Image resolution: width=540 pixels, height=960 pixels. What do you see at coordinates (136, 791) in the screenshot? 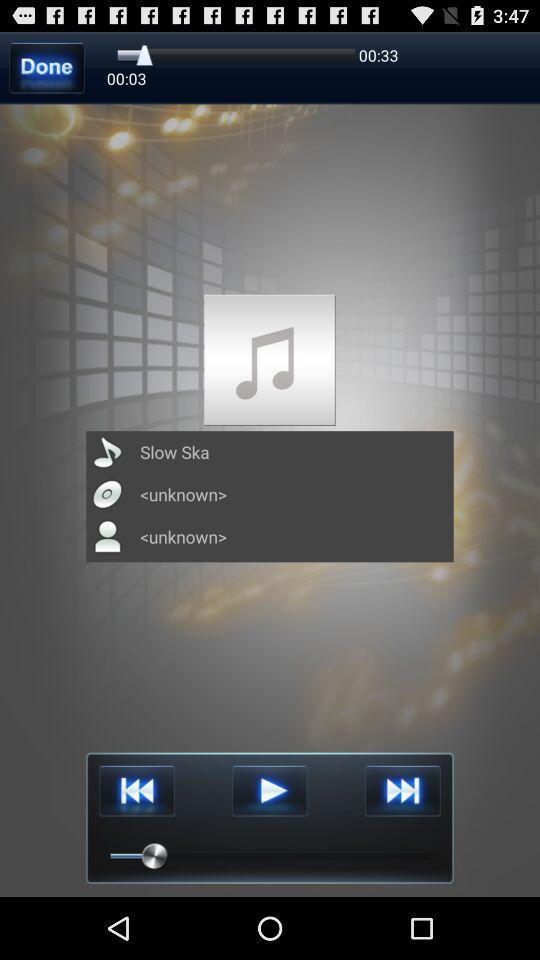
I see `previous track` at bounding box center [136, 791].